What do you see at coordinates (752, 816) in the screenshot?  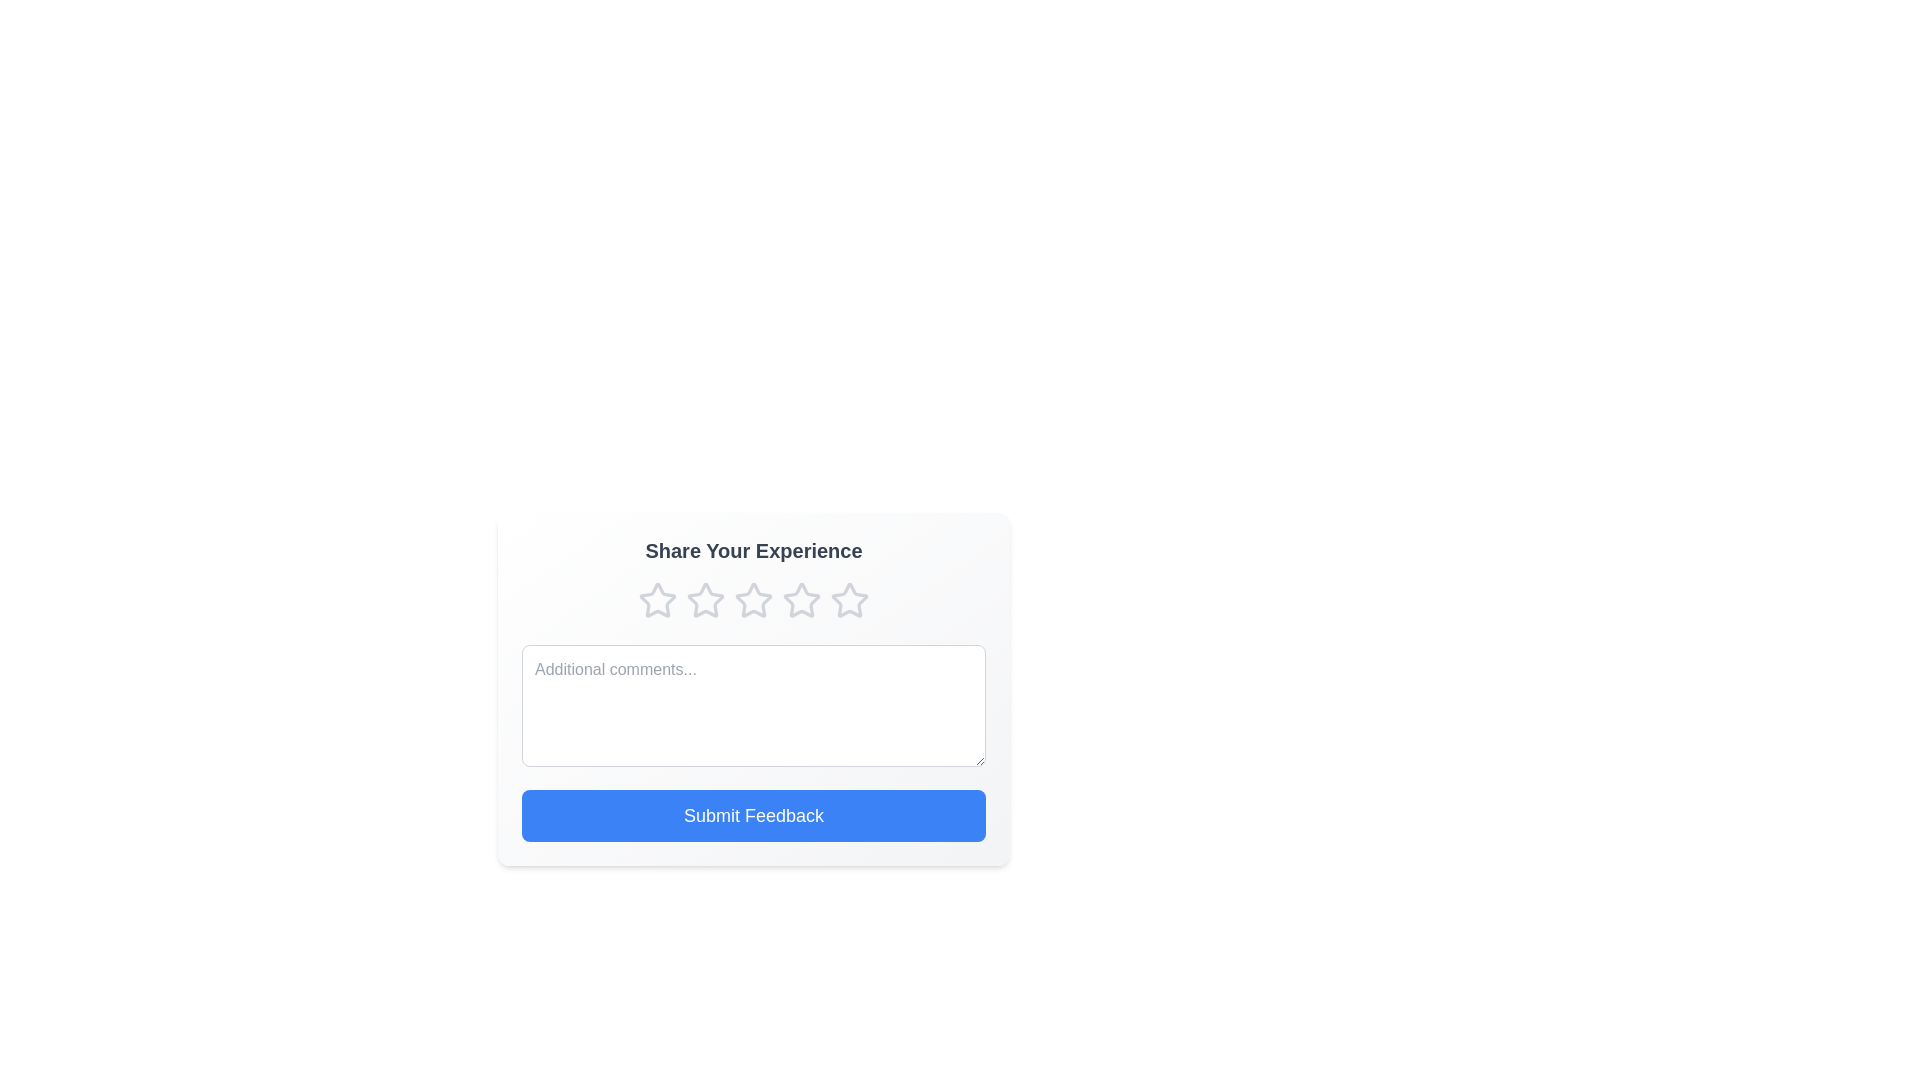 I see `the submit button located at the bottom of the 'Share Your Experience' form, directly beneath the 'Additional comments...' text area to observe the hover effect` at bounding box center [752, 816].